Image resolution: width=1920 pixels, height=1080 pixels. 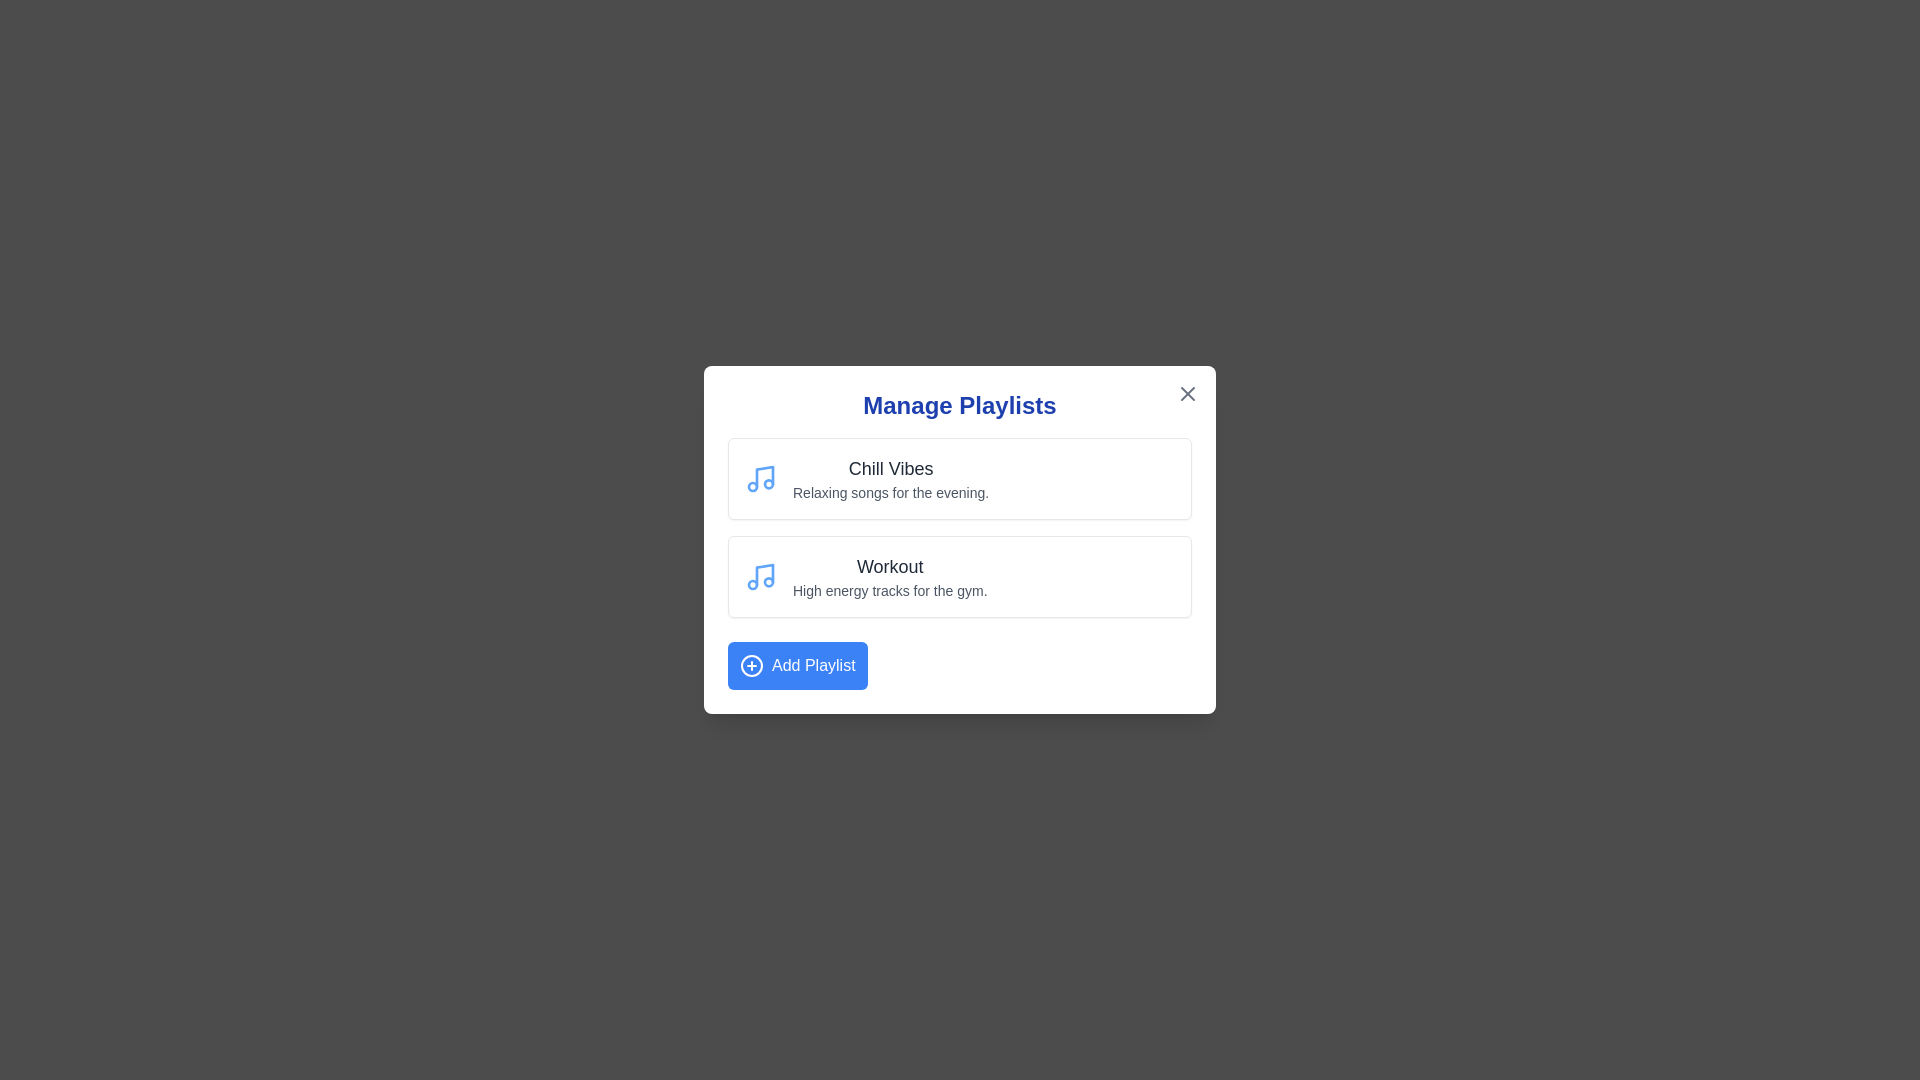 I want to click on the text label that reads 'Relaxing songs for the evening.' which is styled in gray and positioned below the 'Chill Vibes' heading, so click(x=890, y=493).